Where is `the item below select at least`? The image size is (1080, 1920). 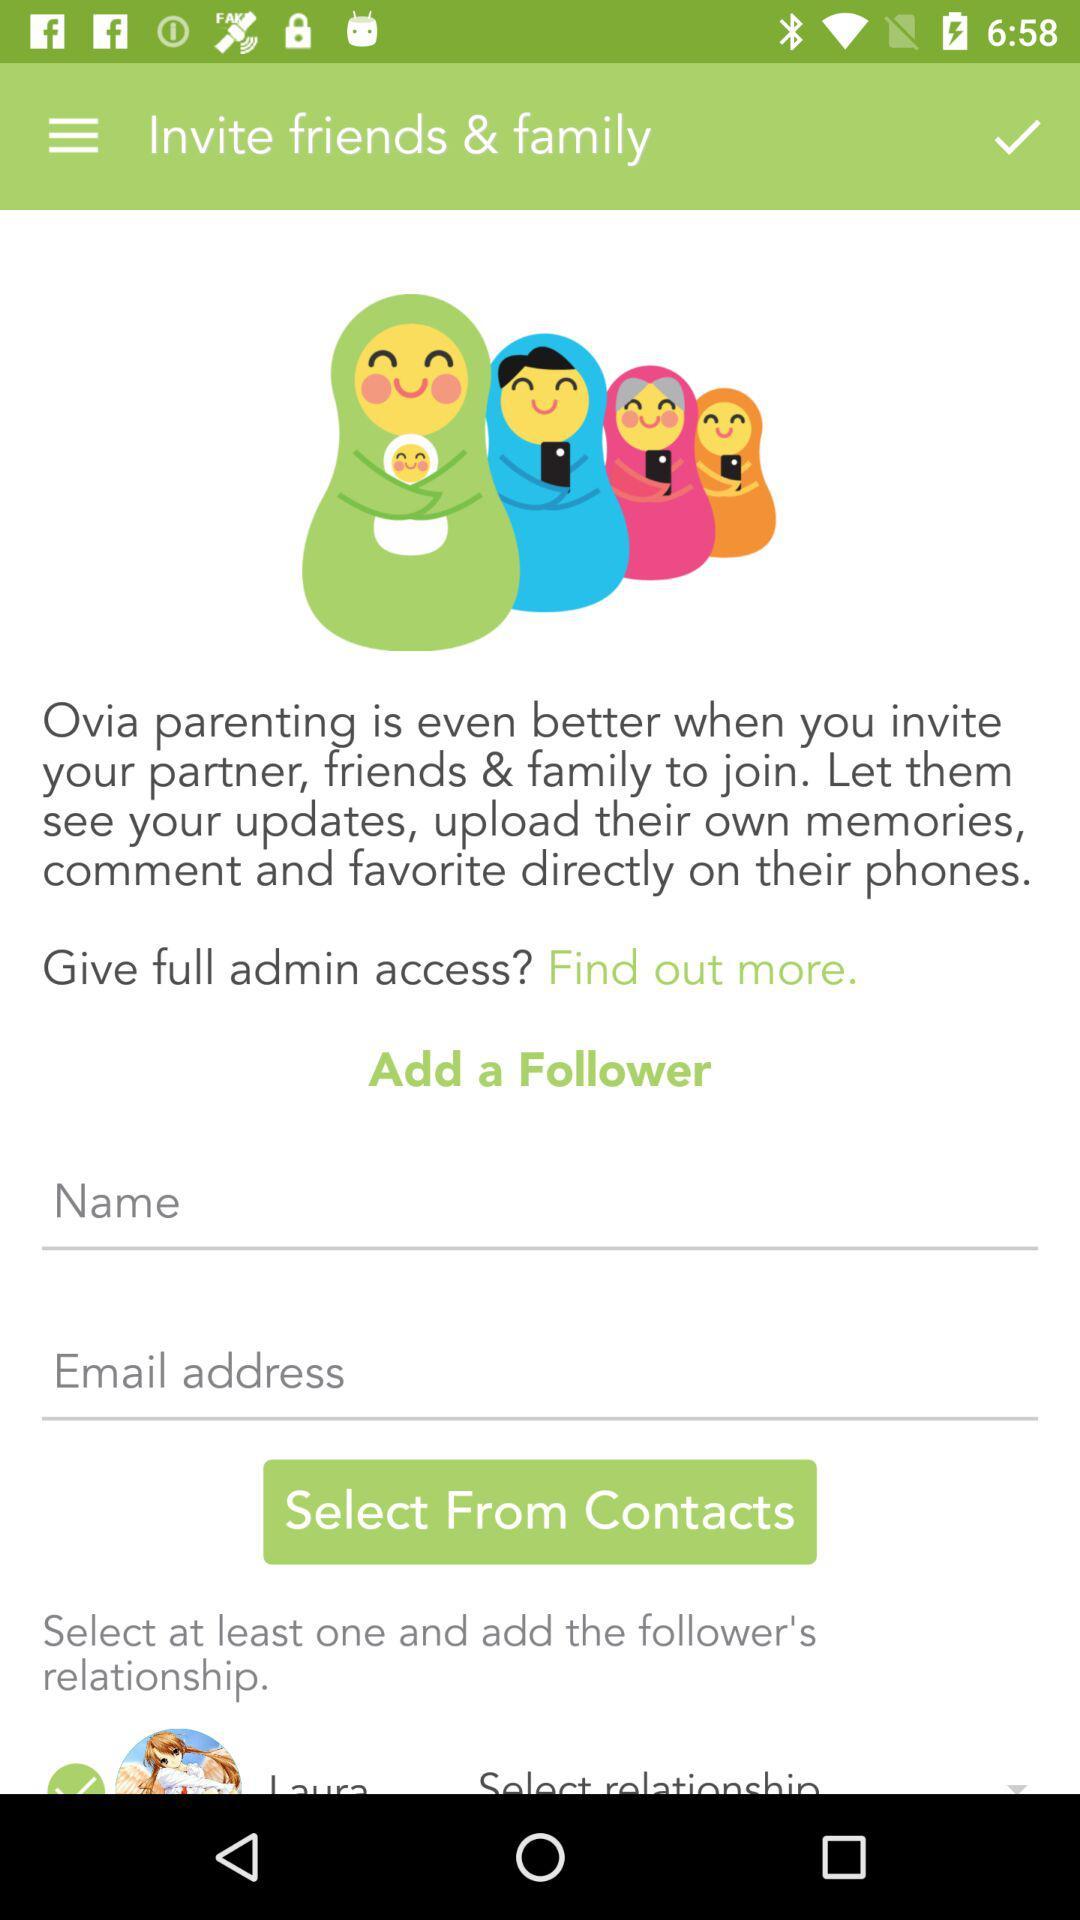 the item below select at least is located at coordinates (177, 1761).